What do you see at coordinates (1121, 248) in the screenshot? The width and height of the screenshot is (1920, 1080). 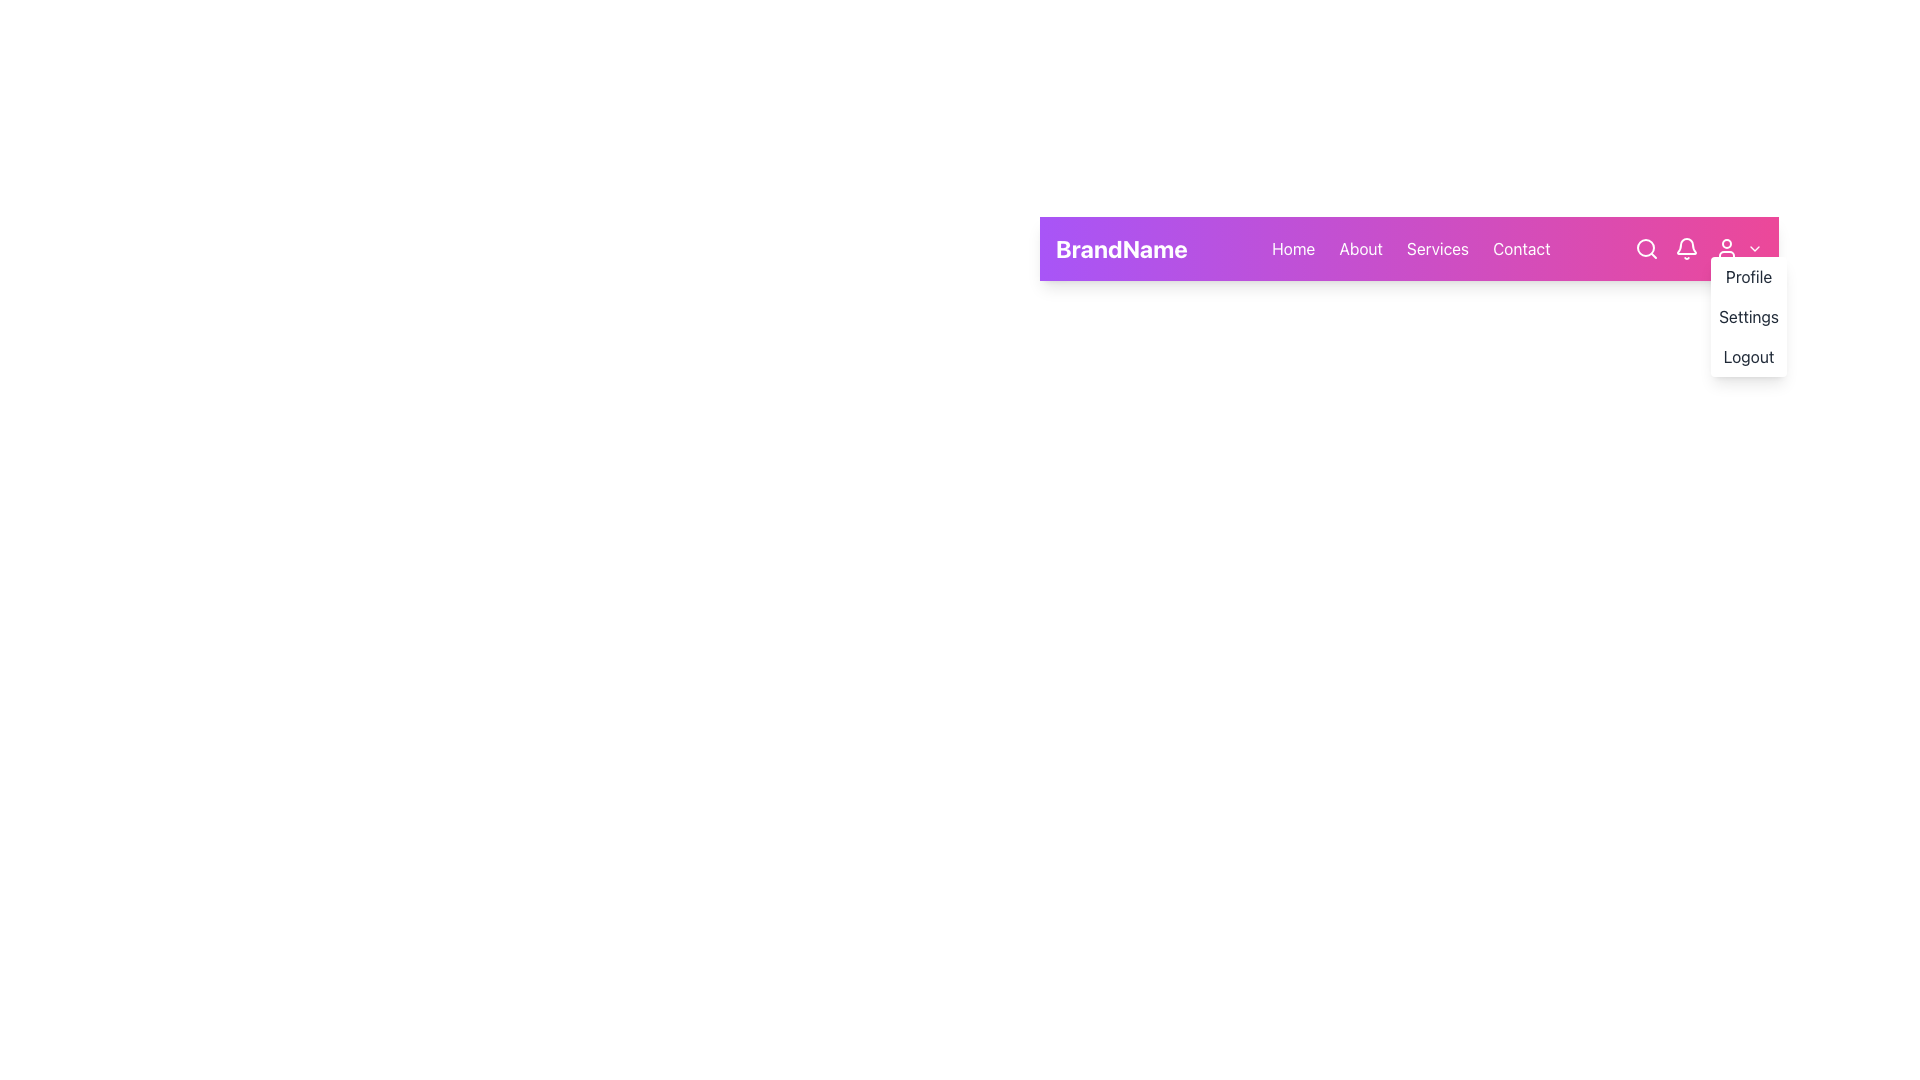 I see `the 'BrandName' text label, which is a bold white font displaying the brand against a gradient purple and pink background, located at the leftmost side of the navigation bar` at bounding box center [1121, 248].